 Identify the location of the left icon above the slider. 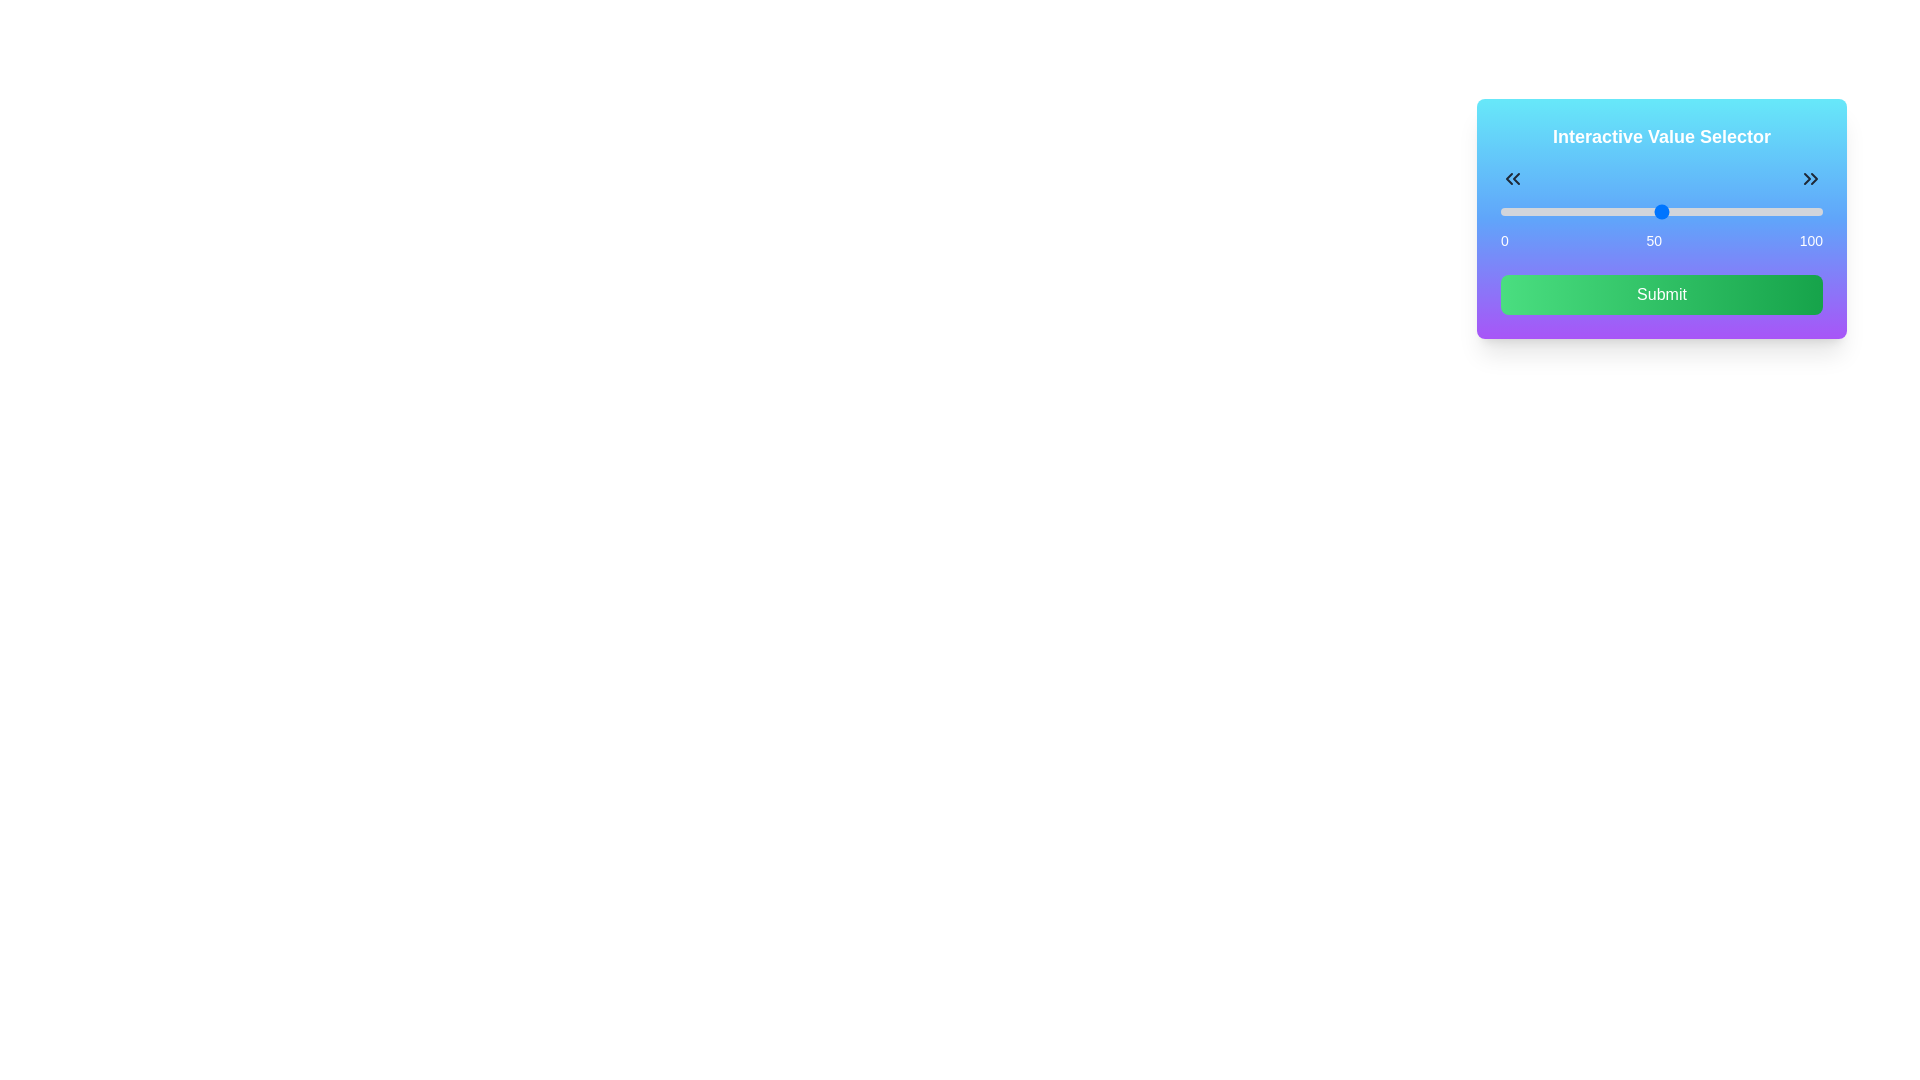
(1512, 177).